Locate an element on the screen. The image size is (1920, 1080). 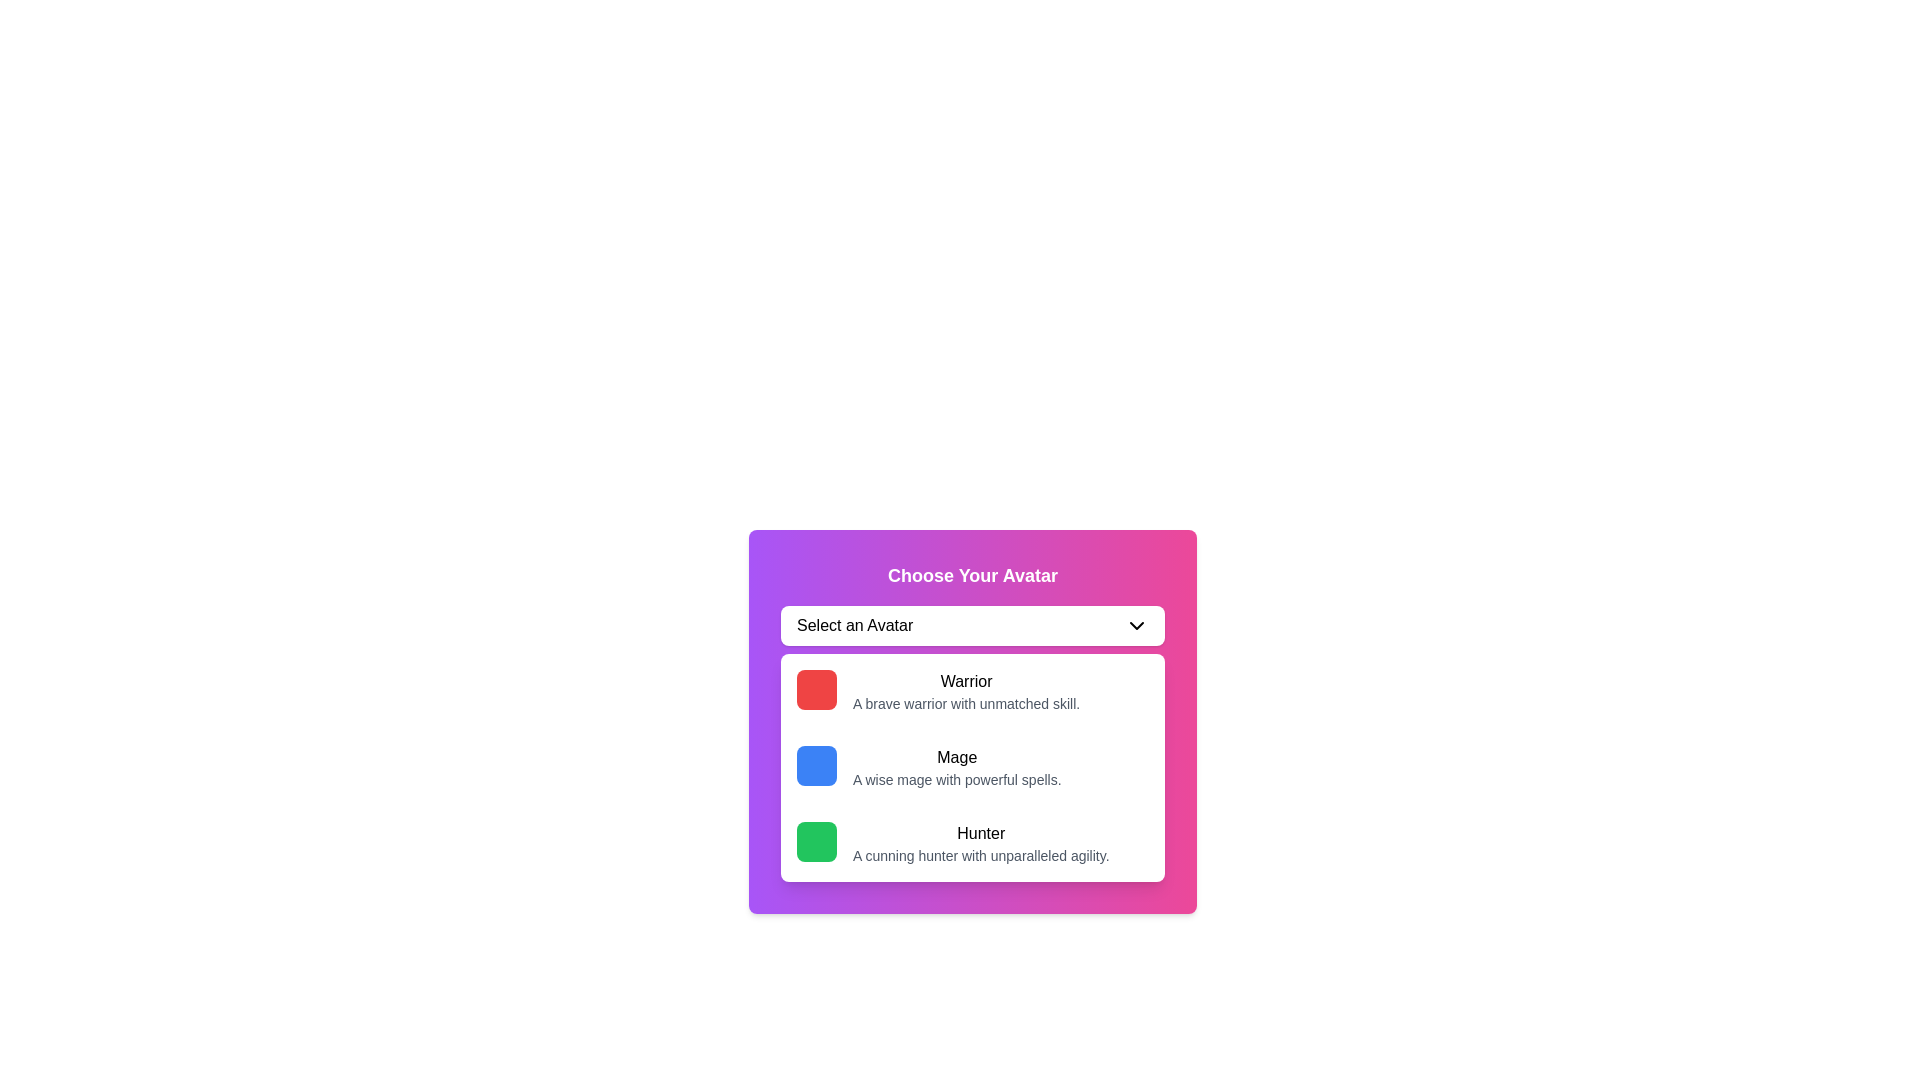
the 'Mage' selectable option panel, which features a blue square icon on the left and is the second item in the list is located at coordinates (973, 766).